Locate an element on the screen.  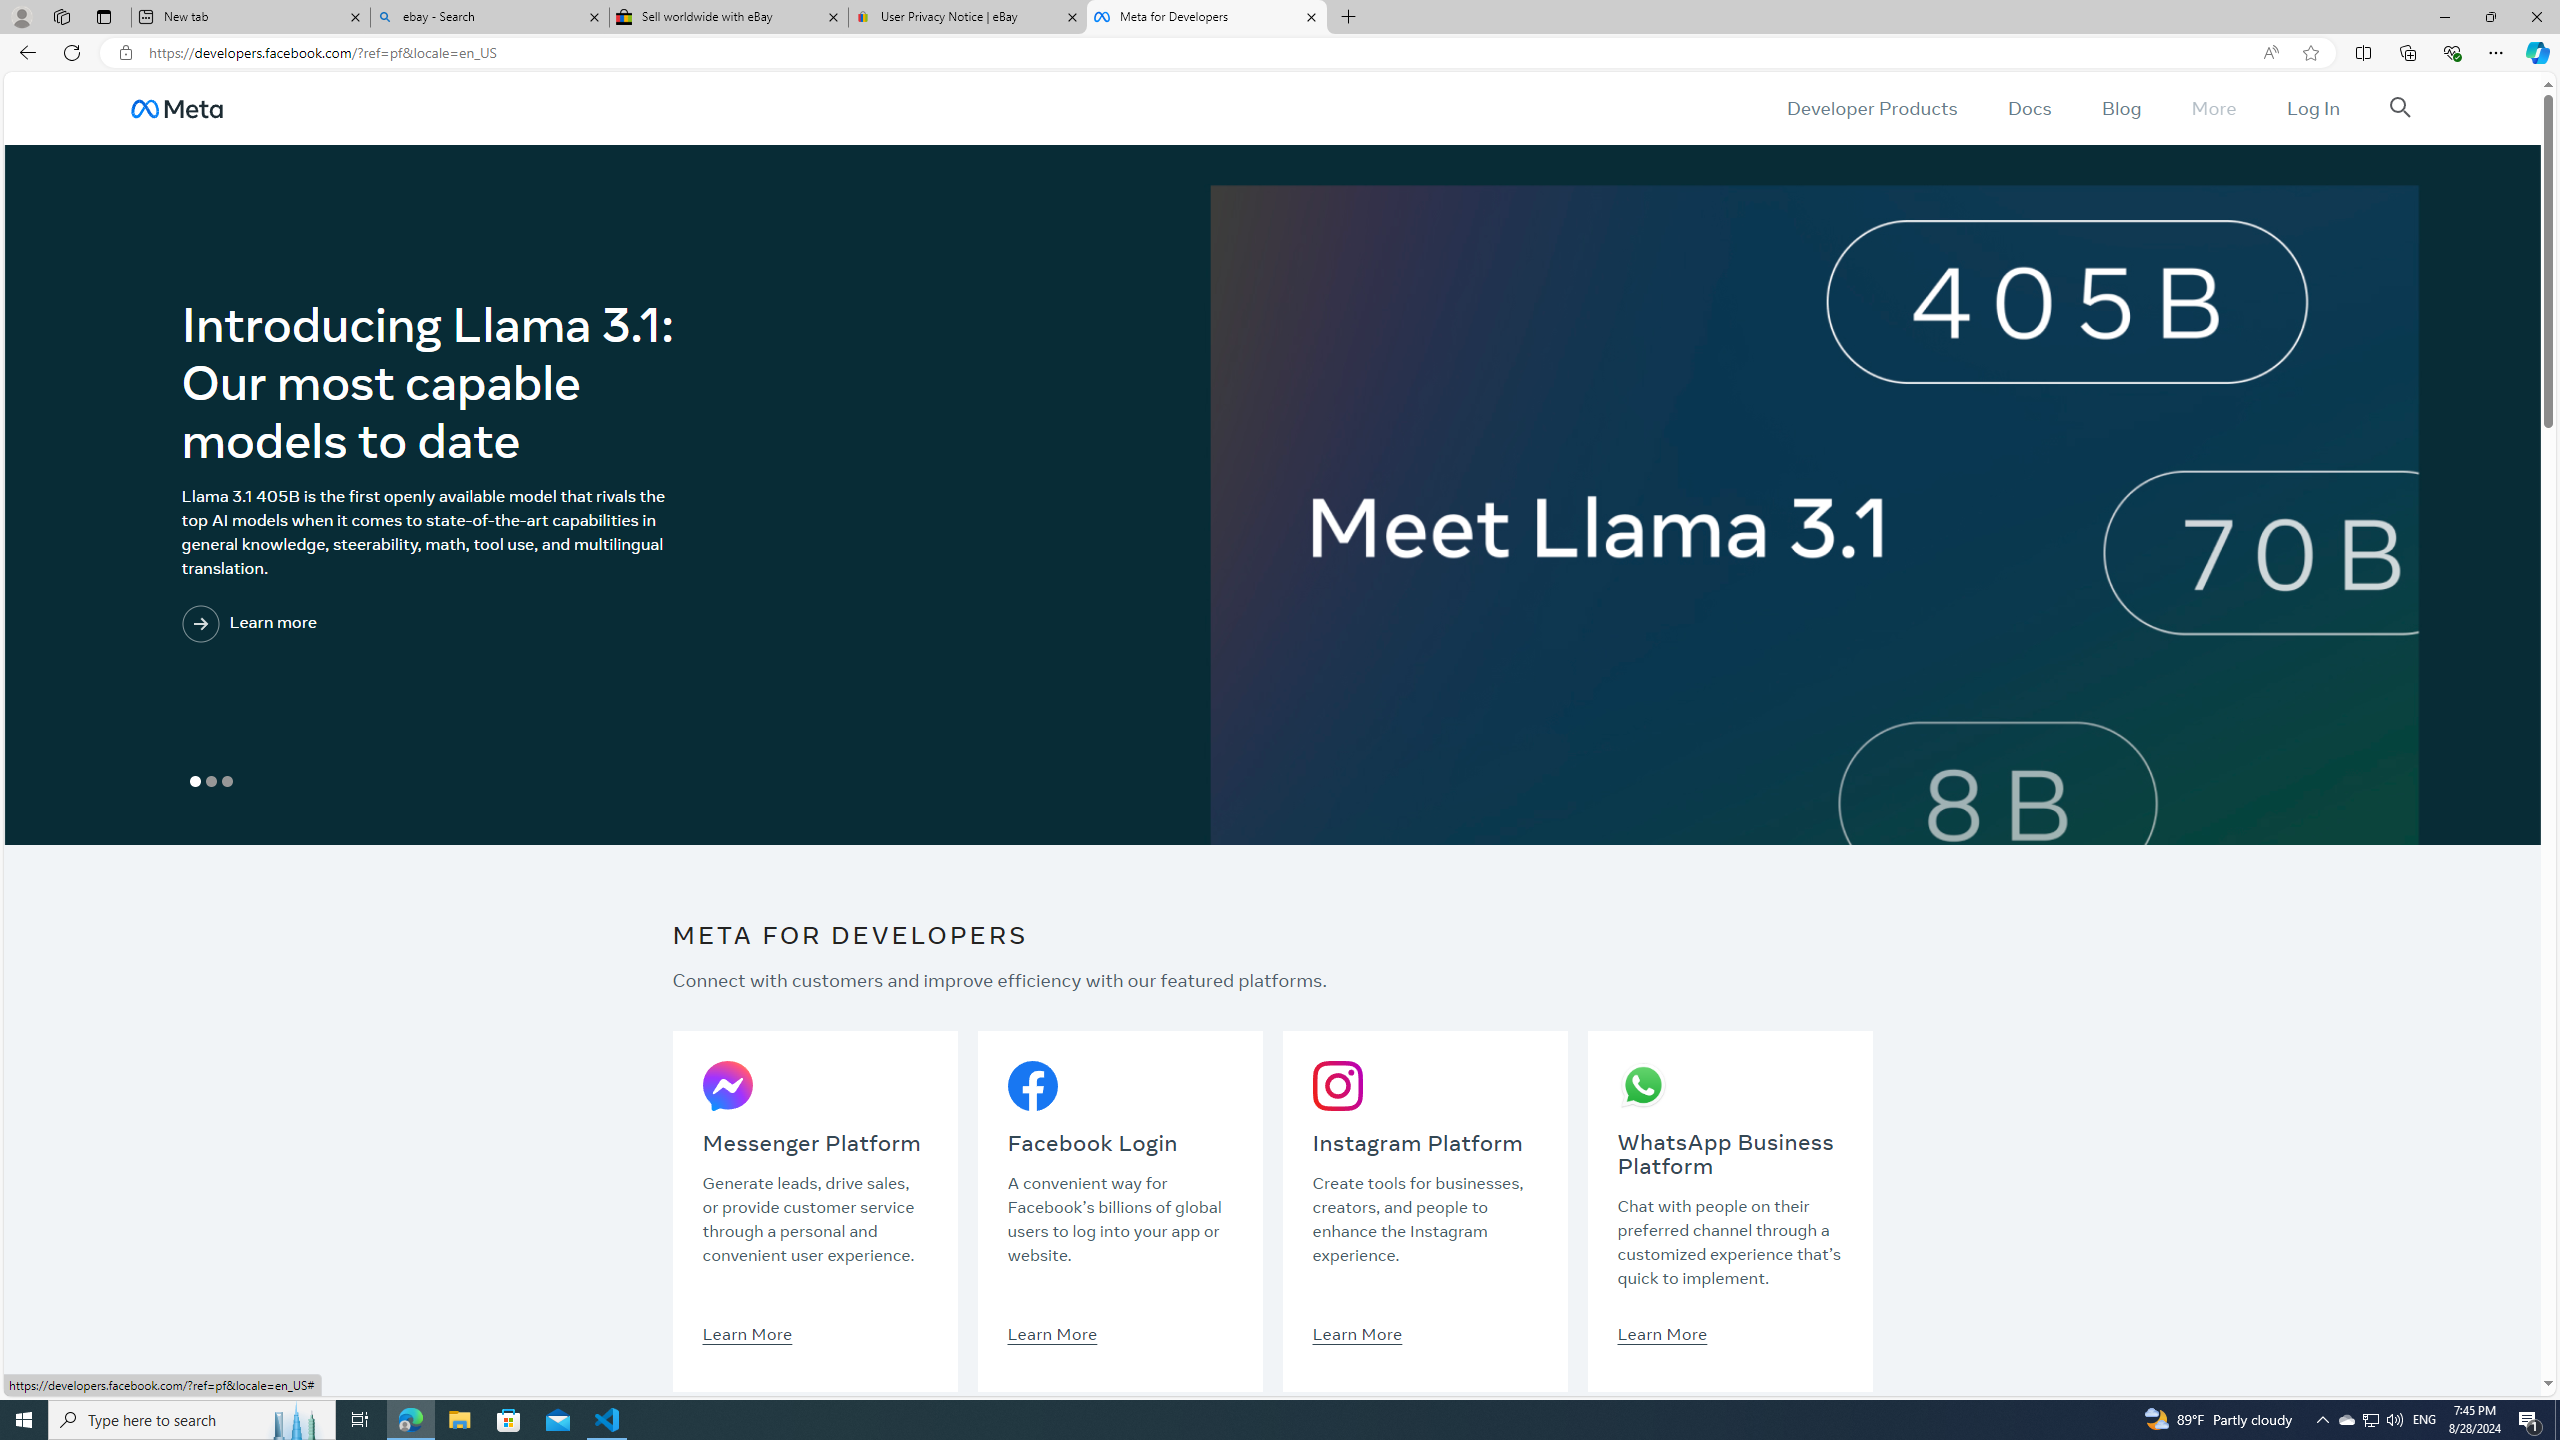
'AutomationID: u_0_25_3H' is located at coordinates (175, 107).